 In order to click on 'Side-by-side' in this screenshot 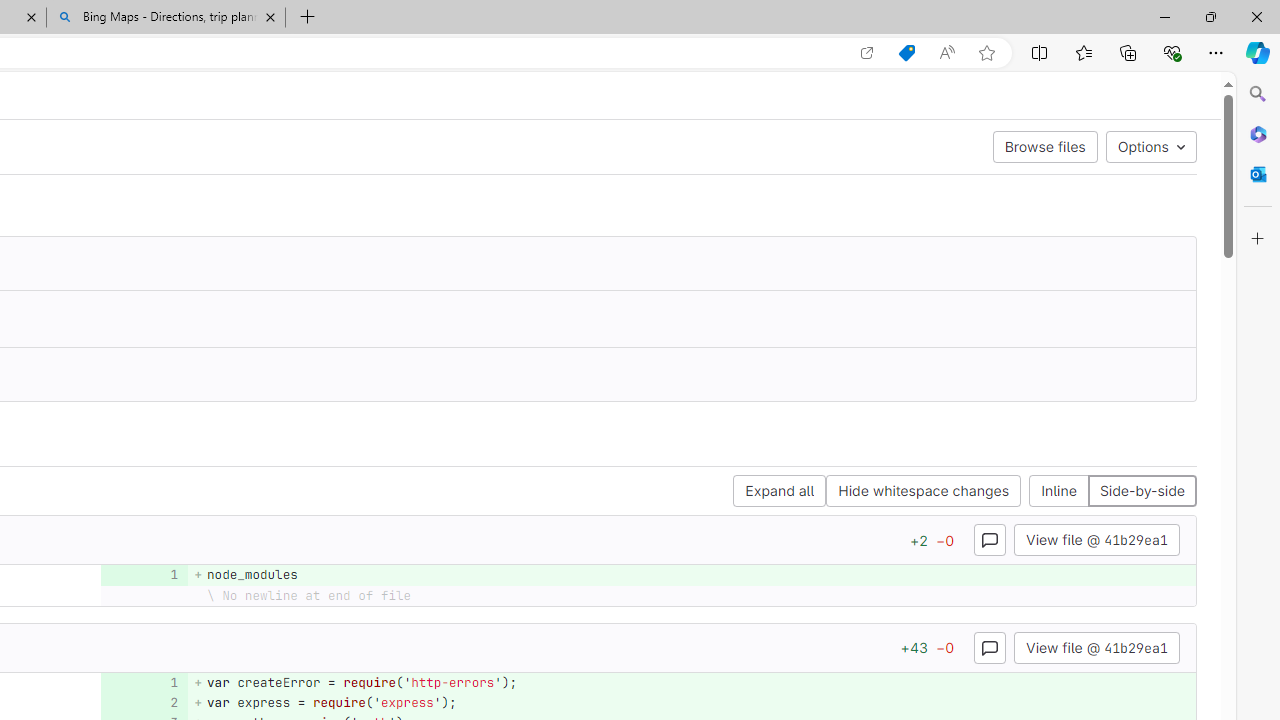, I will do `click(1141, 491)`.